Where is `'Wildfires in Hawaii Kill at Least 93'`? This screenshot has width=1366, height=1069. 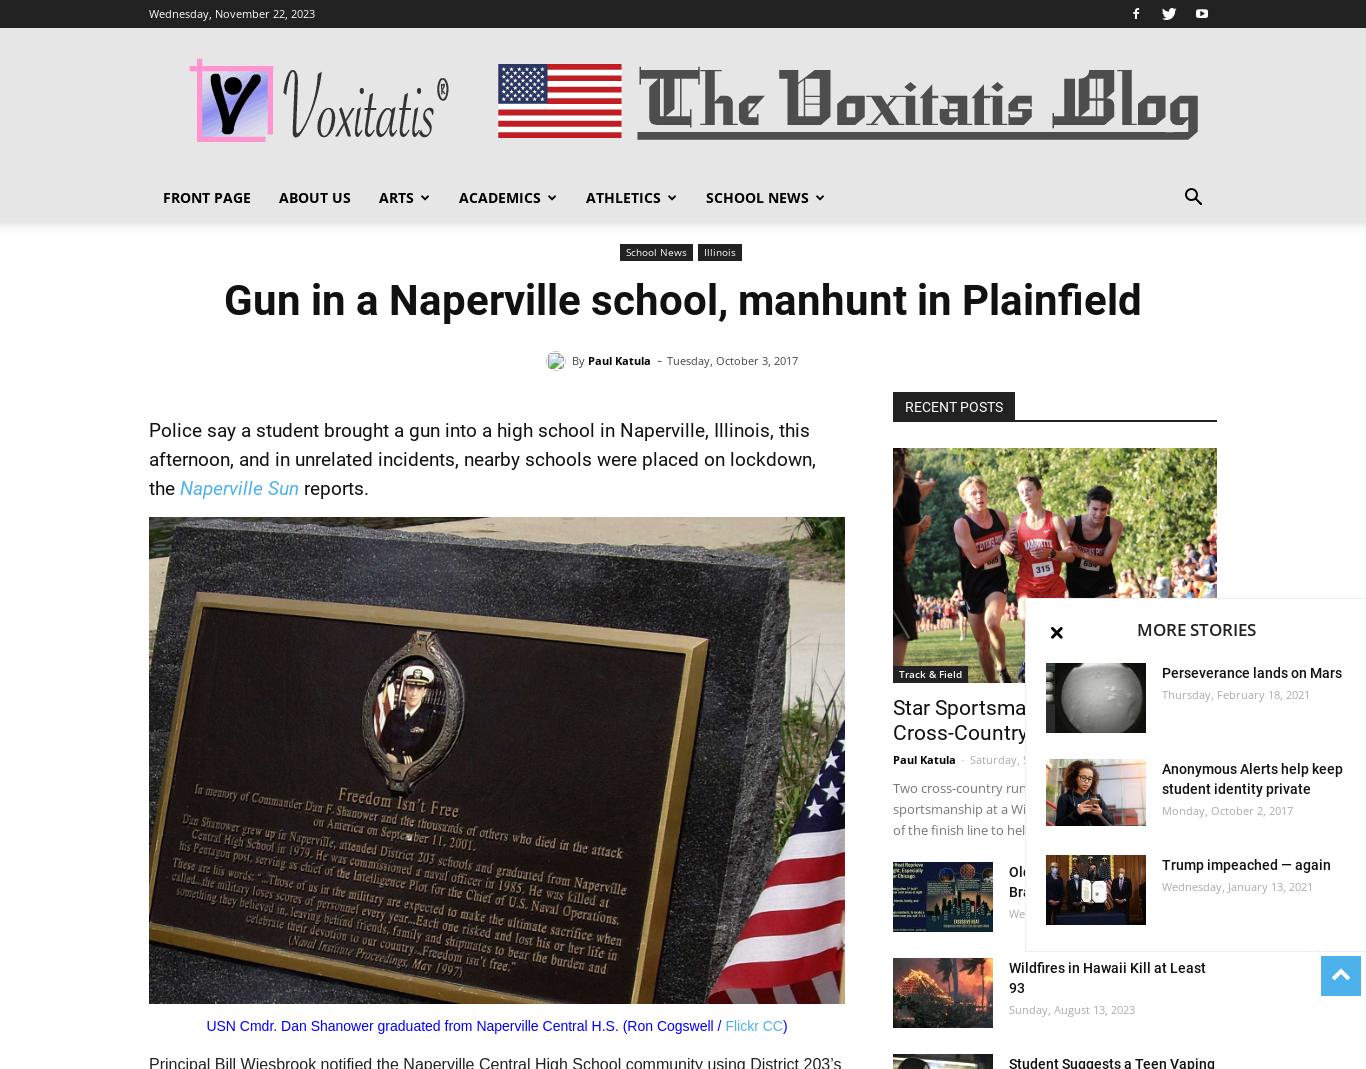
'Wildfires in Hawaii Kill at Least 93' is located at coordinates (1009, 978).